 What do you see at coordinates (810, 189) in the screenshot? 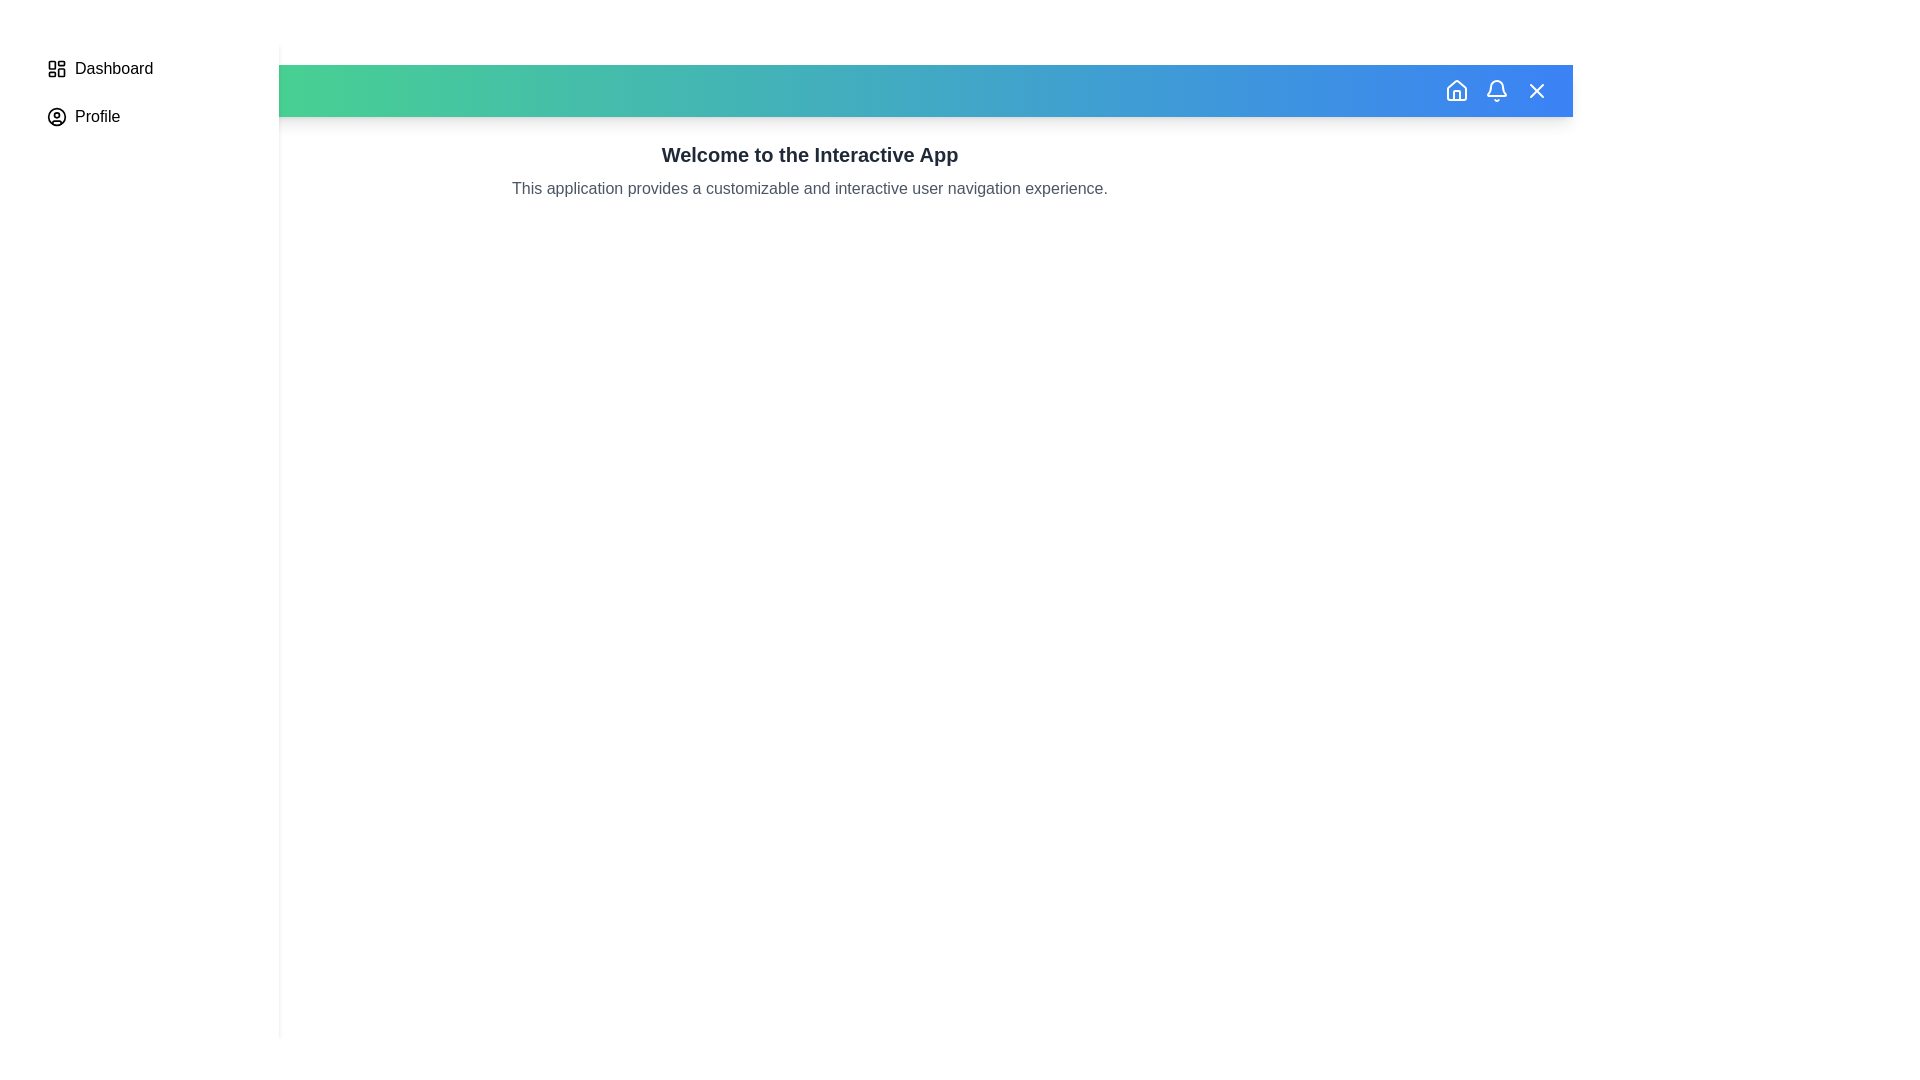
I see `the gray-colored text description located underneath the title 'Welcome to the Interactive App', which explains the customizable and interactive user navigation experience` at bounding box center [810, 189].